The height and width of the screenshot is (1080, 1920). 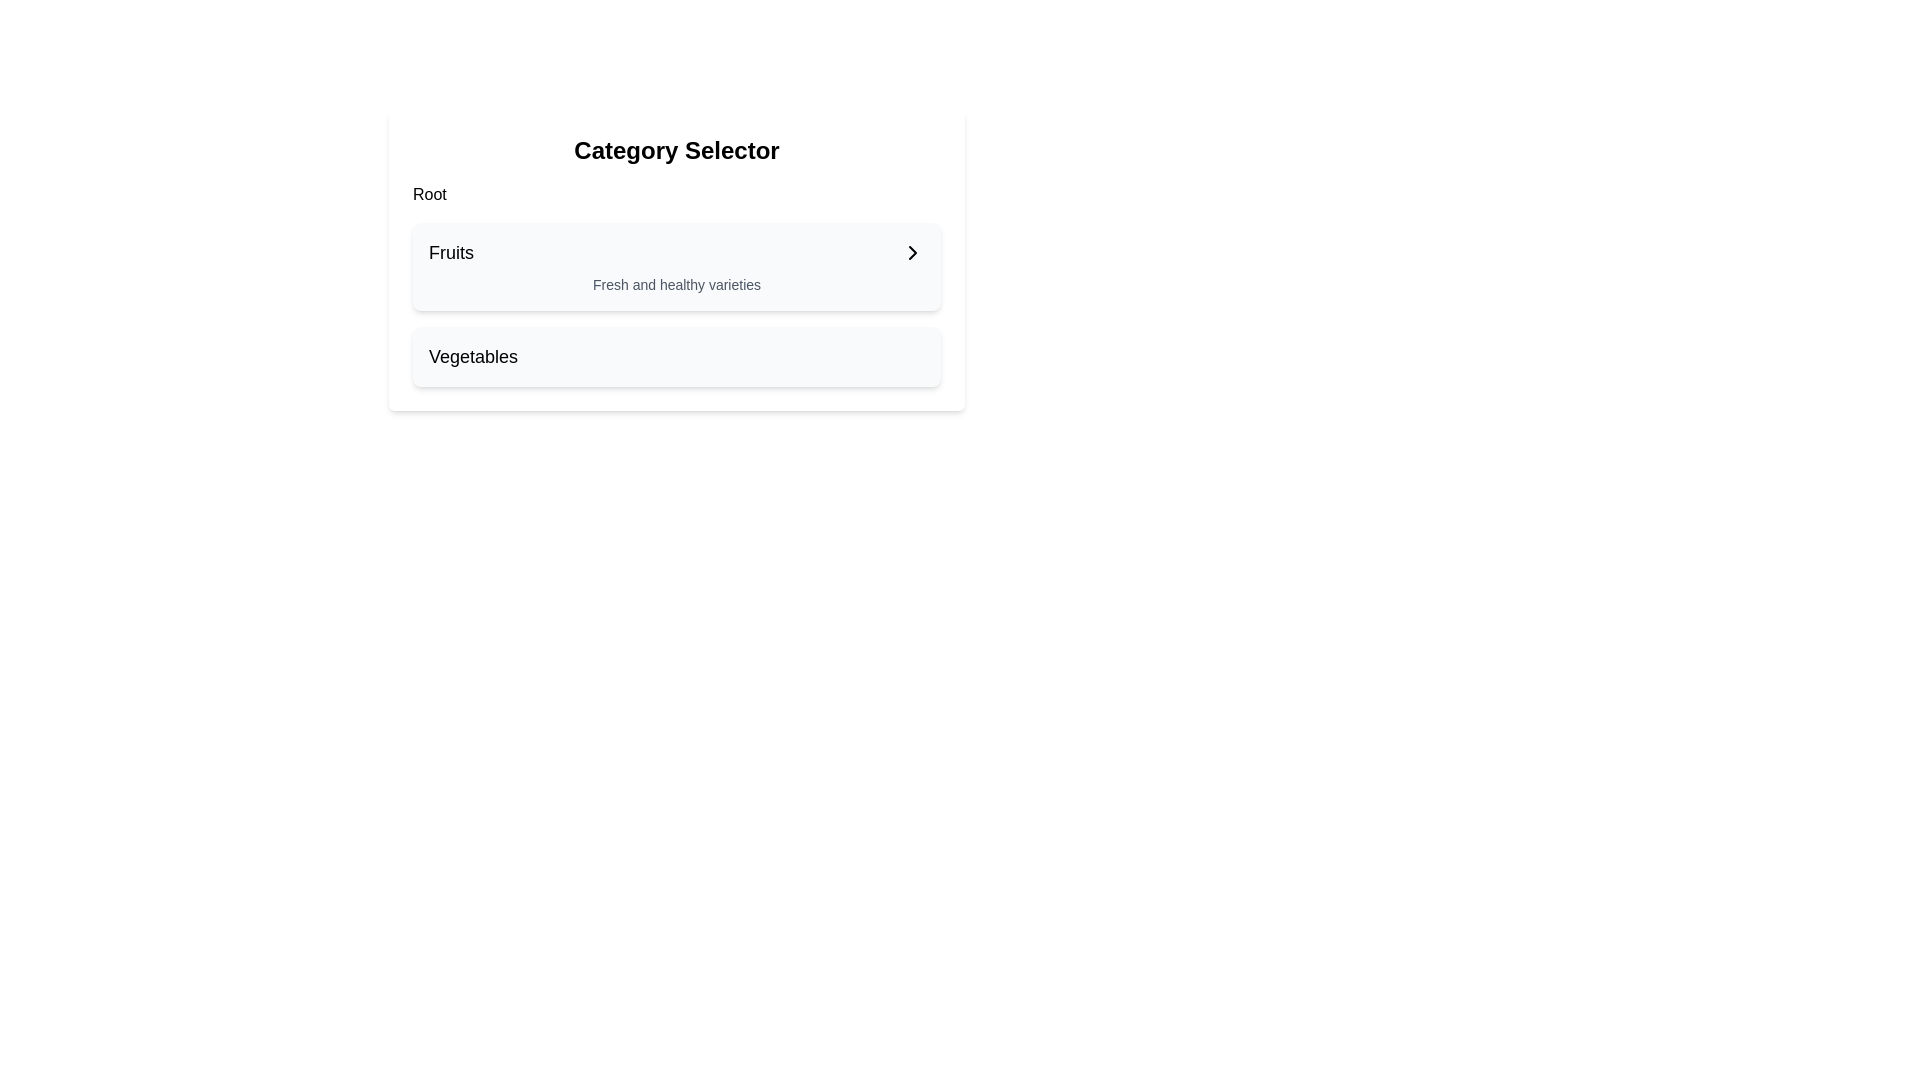 What do you see at coordinates (450, 252) in the screenshot?
I see `the static text label displaying the word 'Fruits', which is part of a category selection interface and is located to the left of an arrow icon` at bounding box center [450, 252].